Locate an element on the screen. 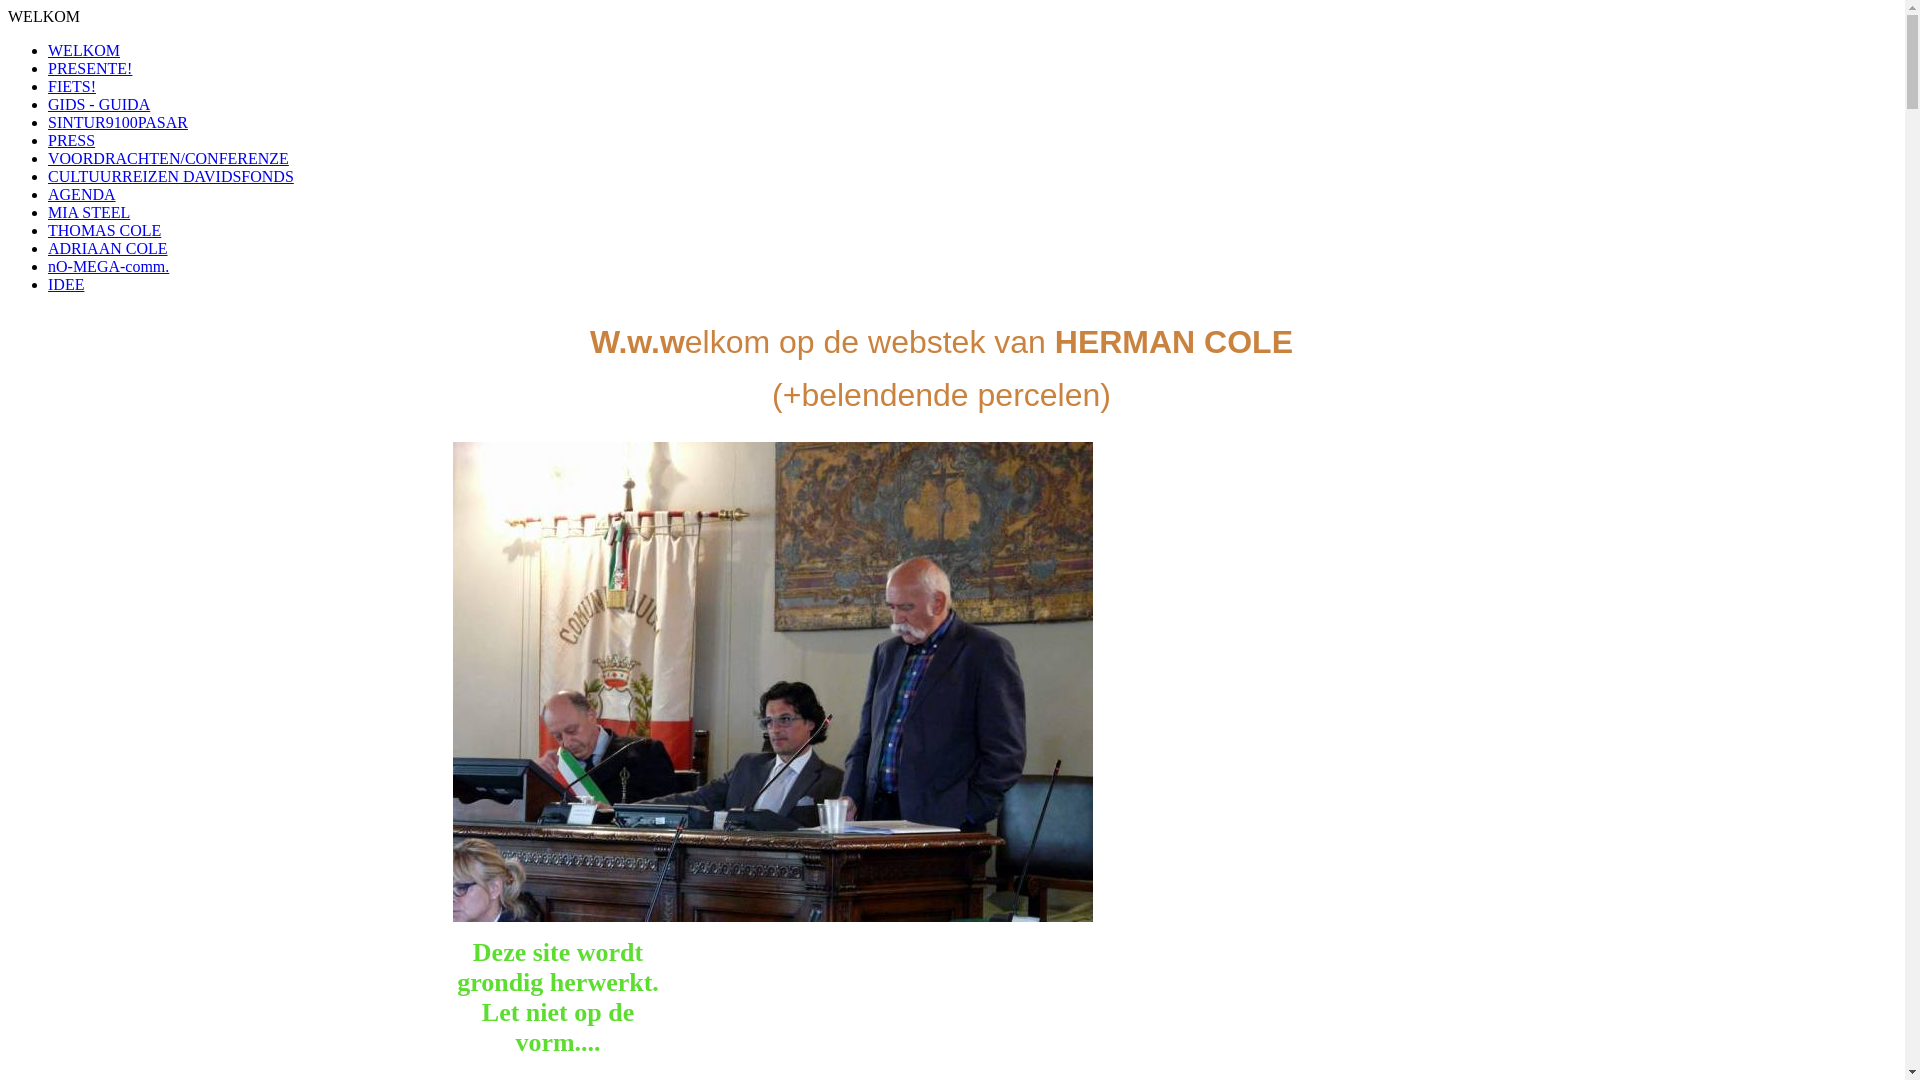  'PRESS' is located at coordinates (71, 139).